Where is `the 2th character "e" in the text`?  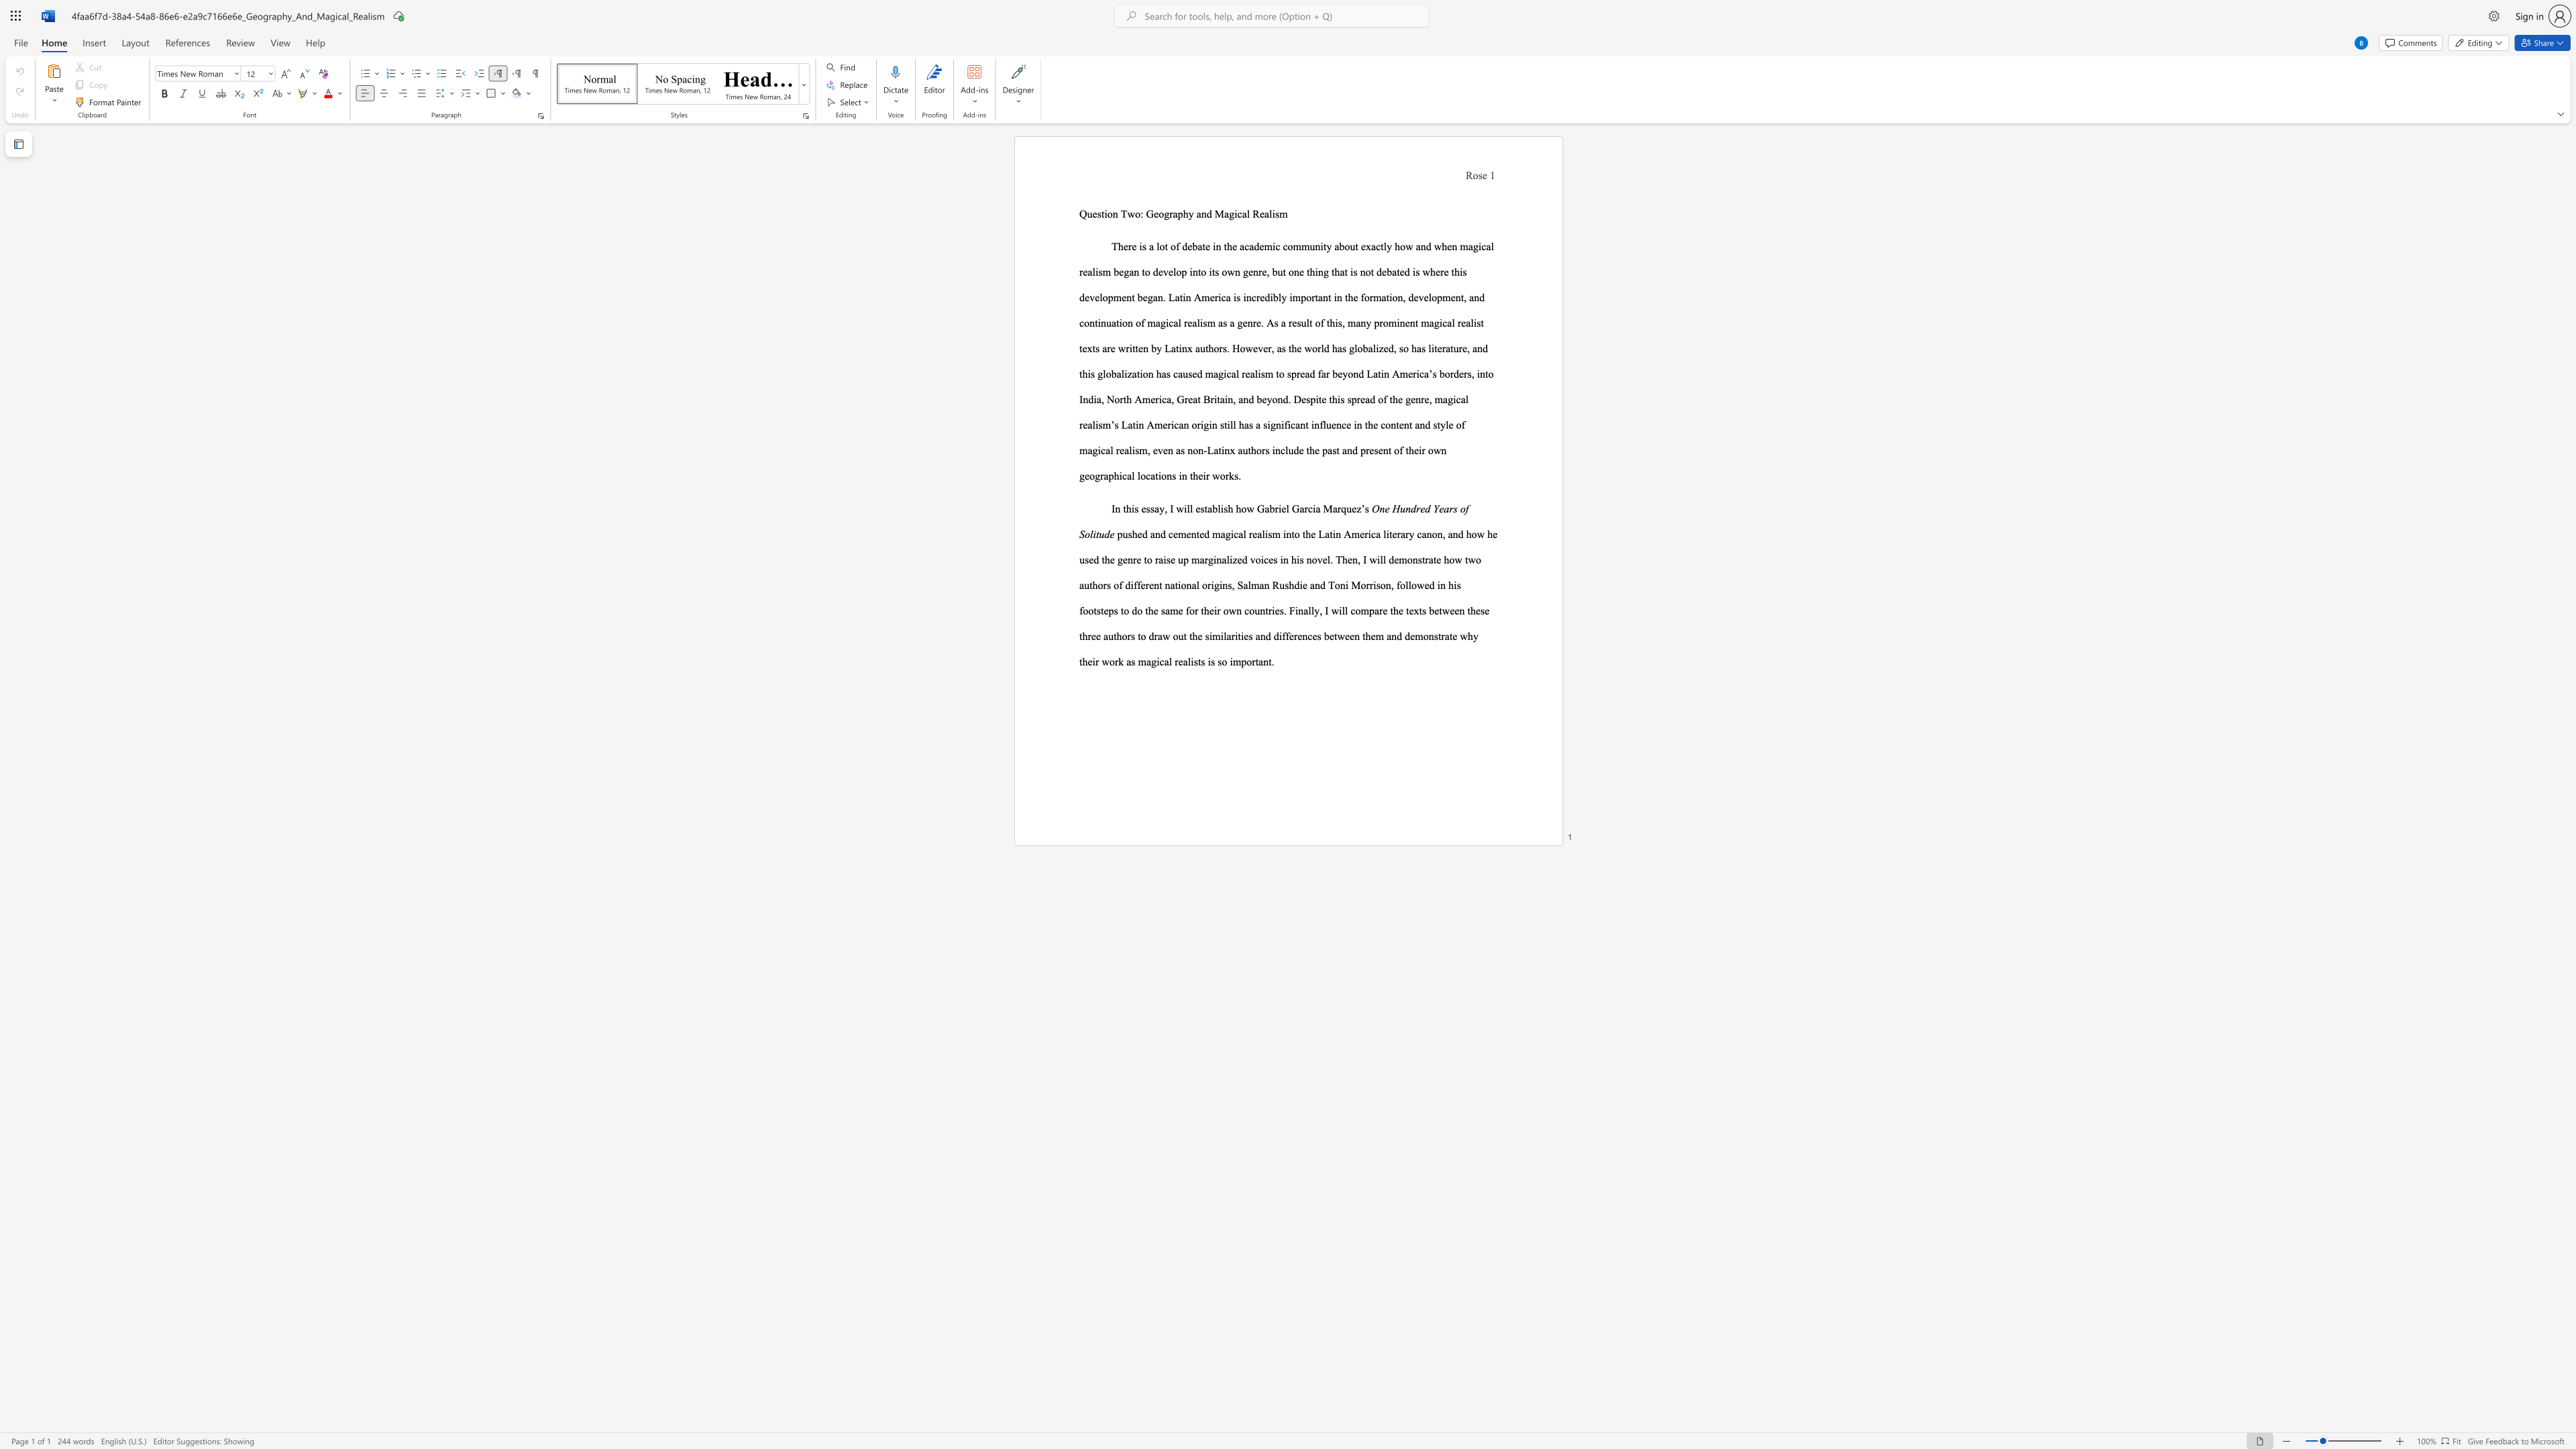 the 2th character "e" in the text is located at coordinates (1401, 423).